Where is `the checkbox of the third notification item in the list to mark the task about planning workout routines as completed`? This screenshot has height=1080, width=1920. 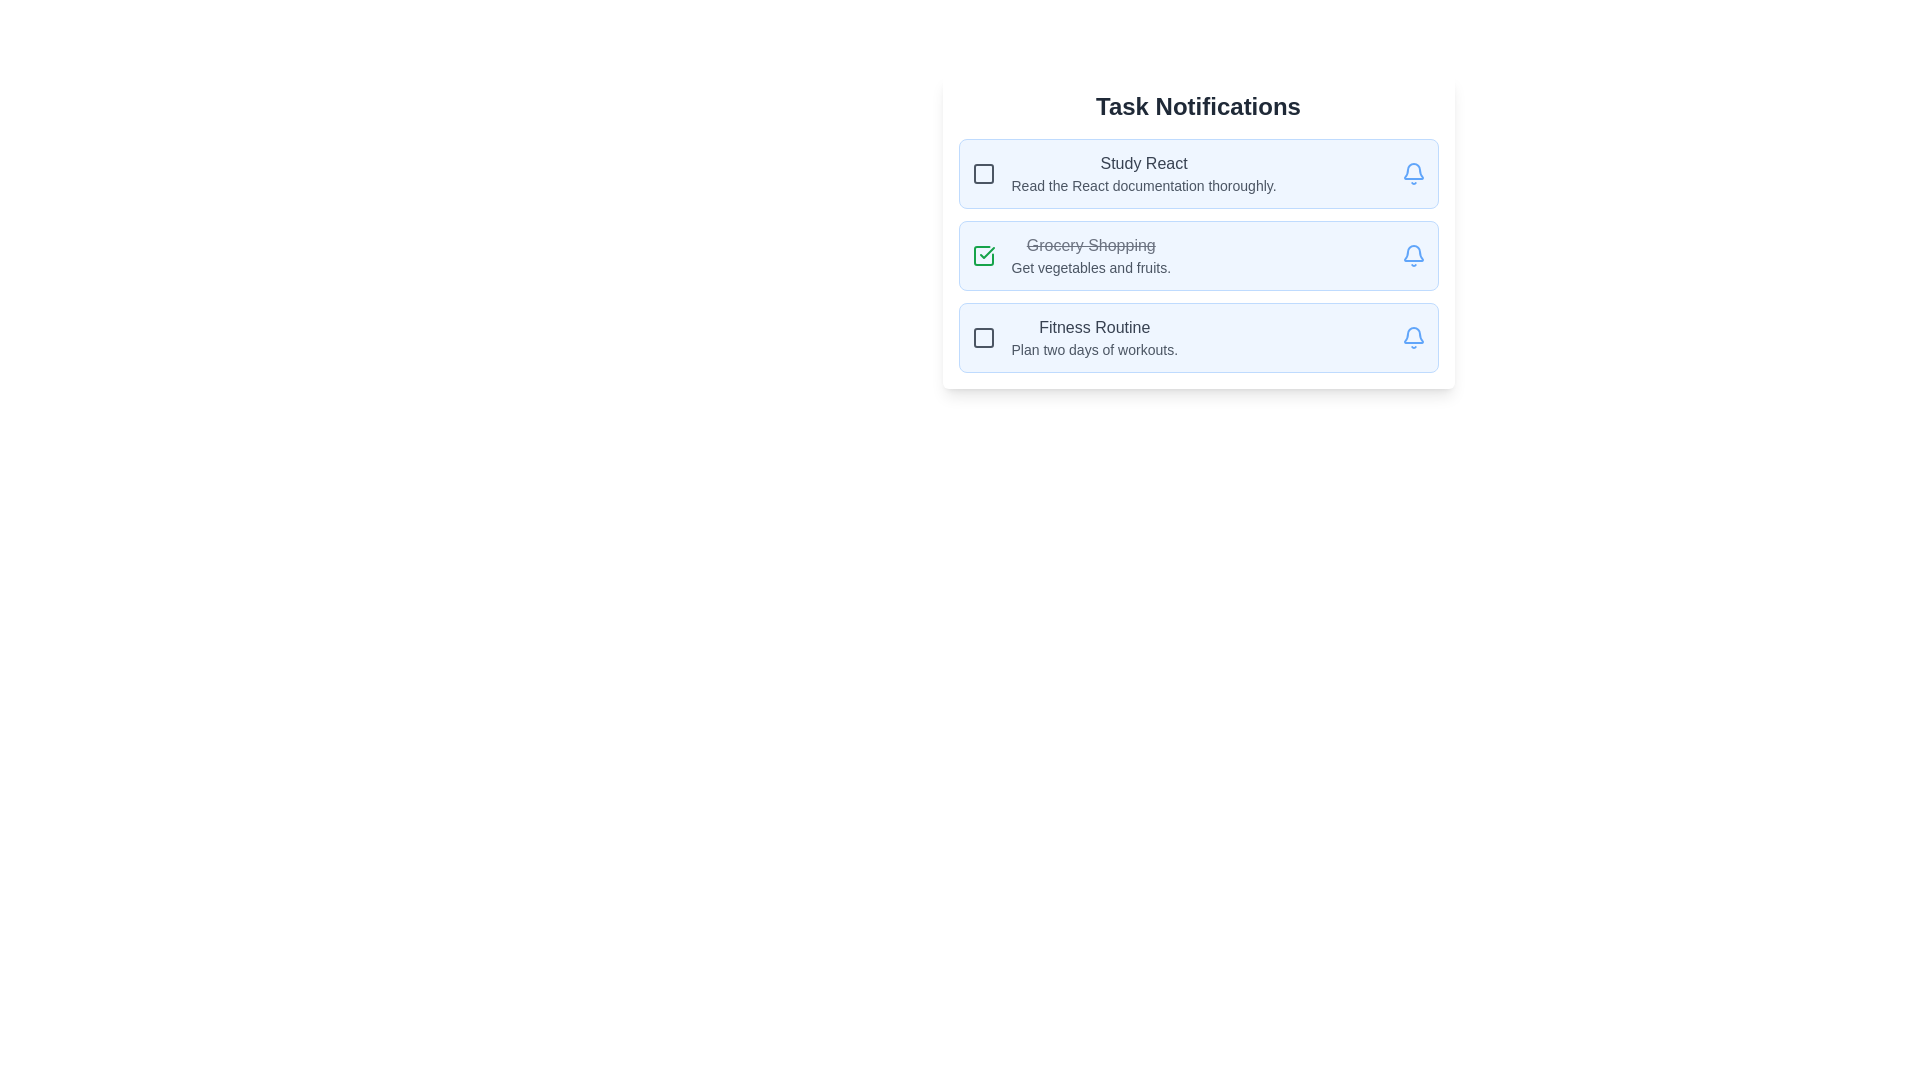 the checkbox of the third notification item in the list to mark the task about planning workout routines as completed is located at coordinates (1073, 337).